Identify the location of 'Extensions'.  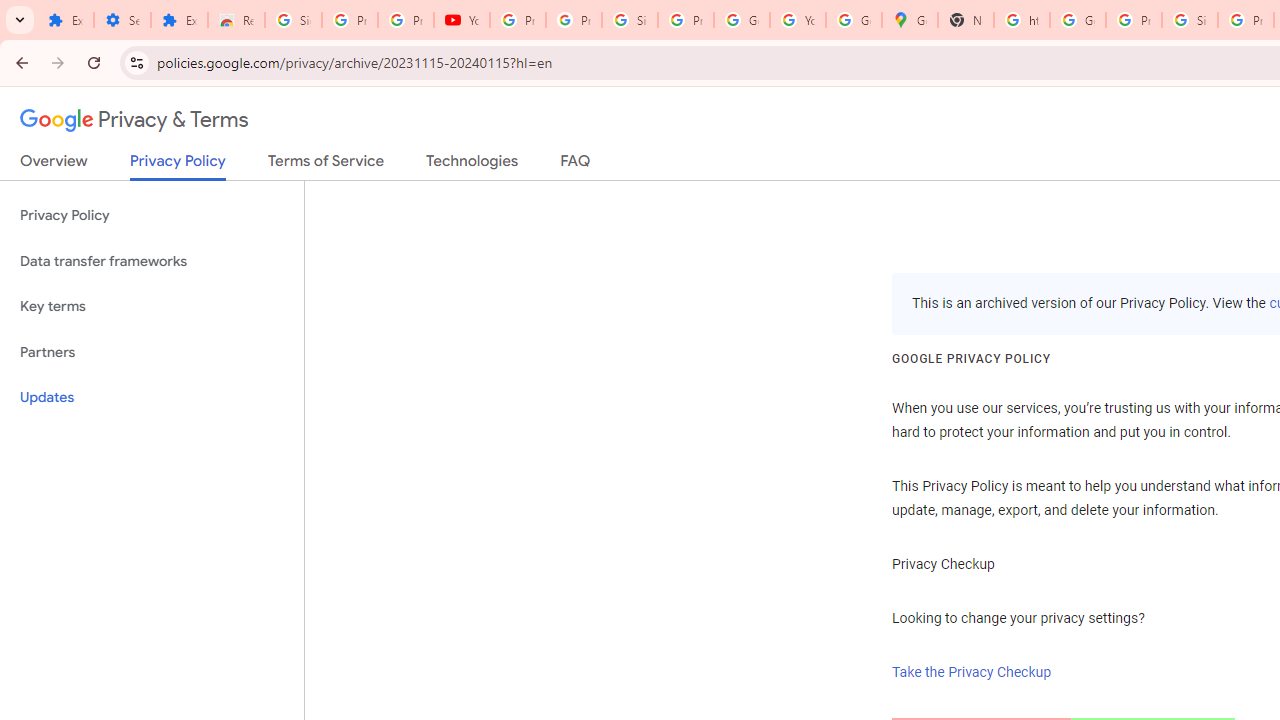
(65, 20).